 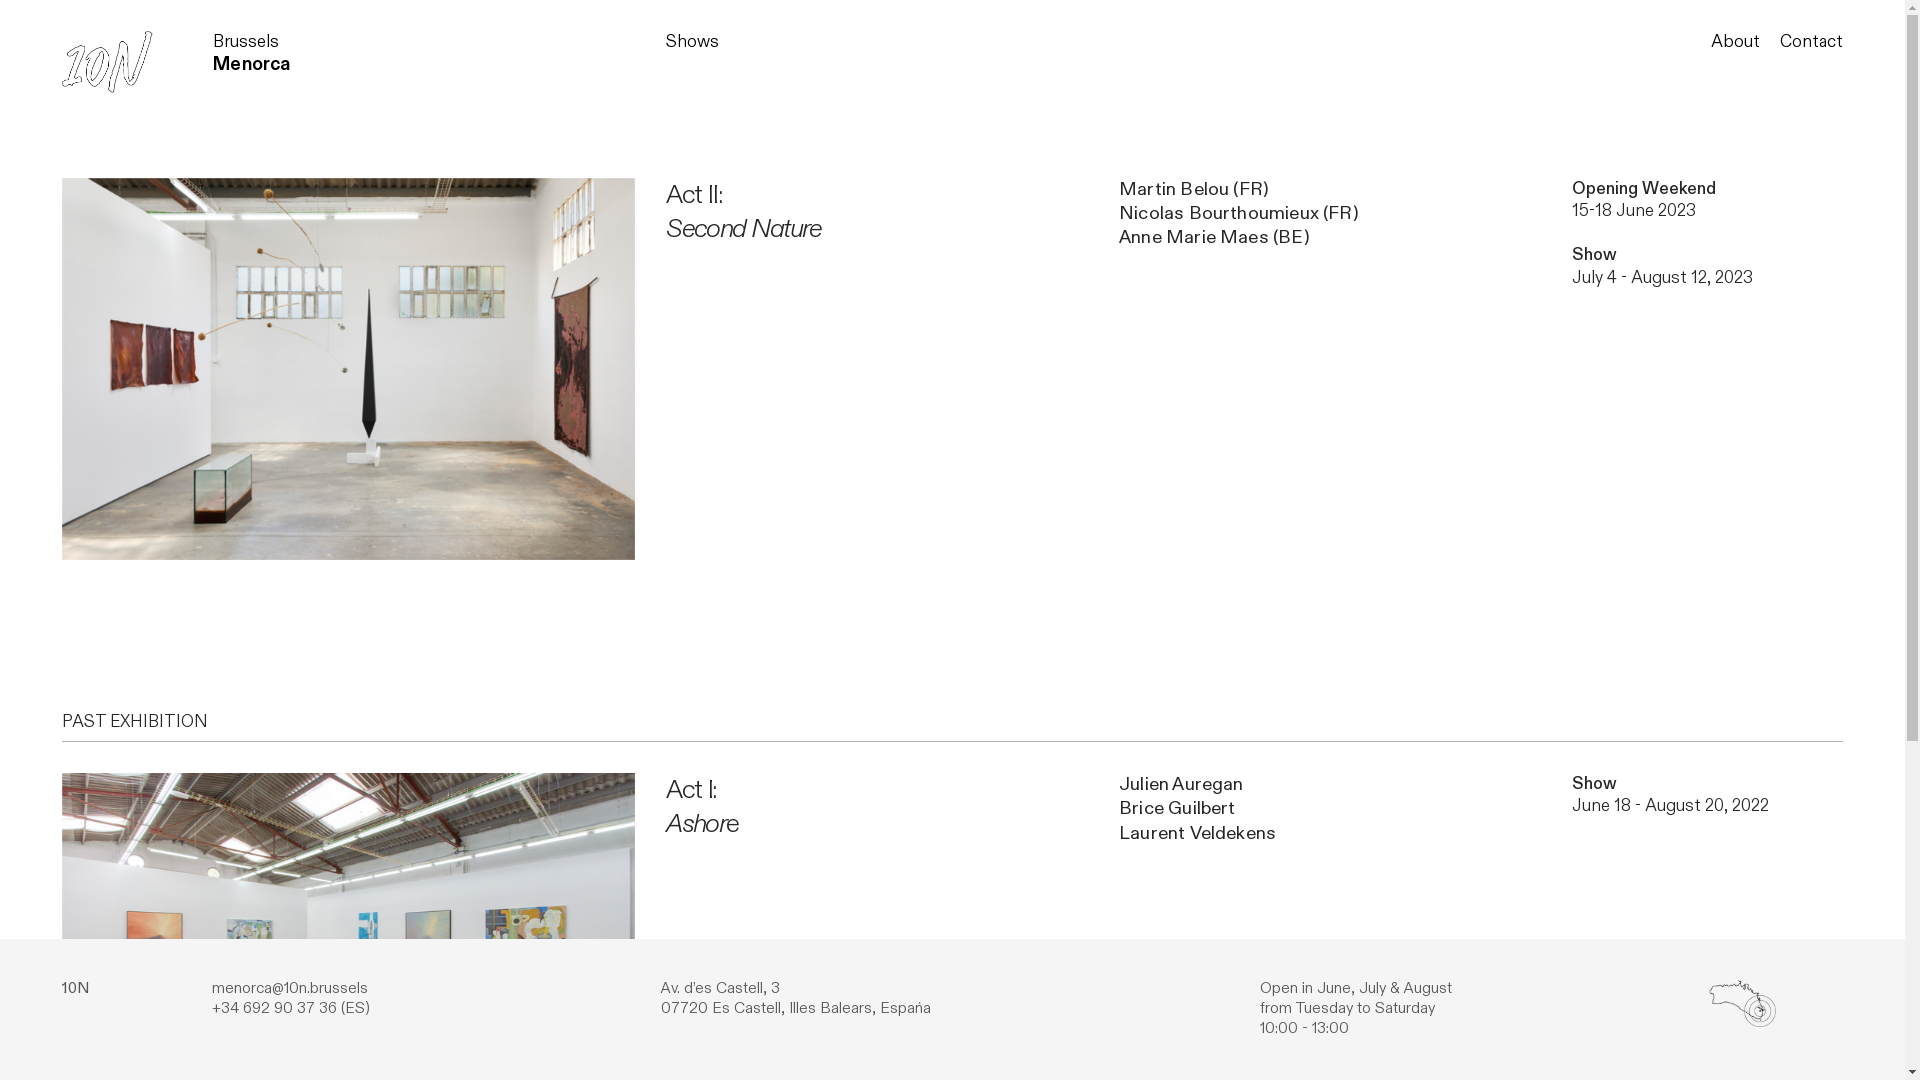 I want to click on 'menorca@10n.brussels', so click(x=288, y=987).